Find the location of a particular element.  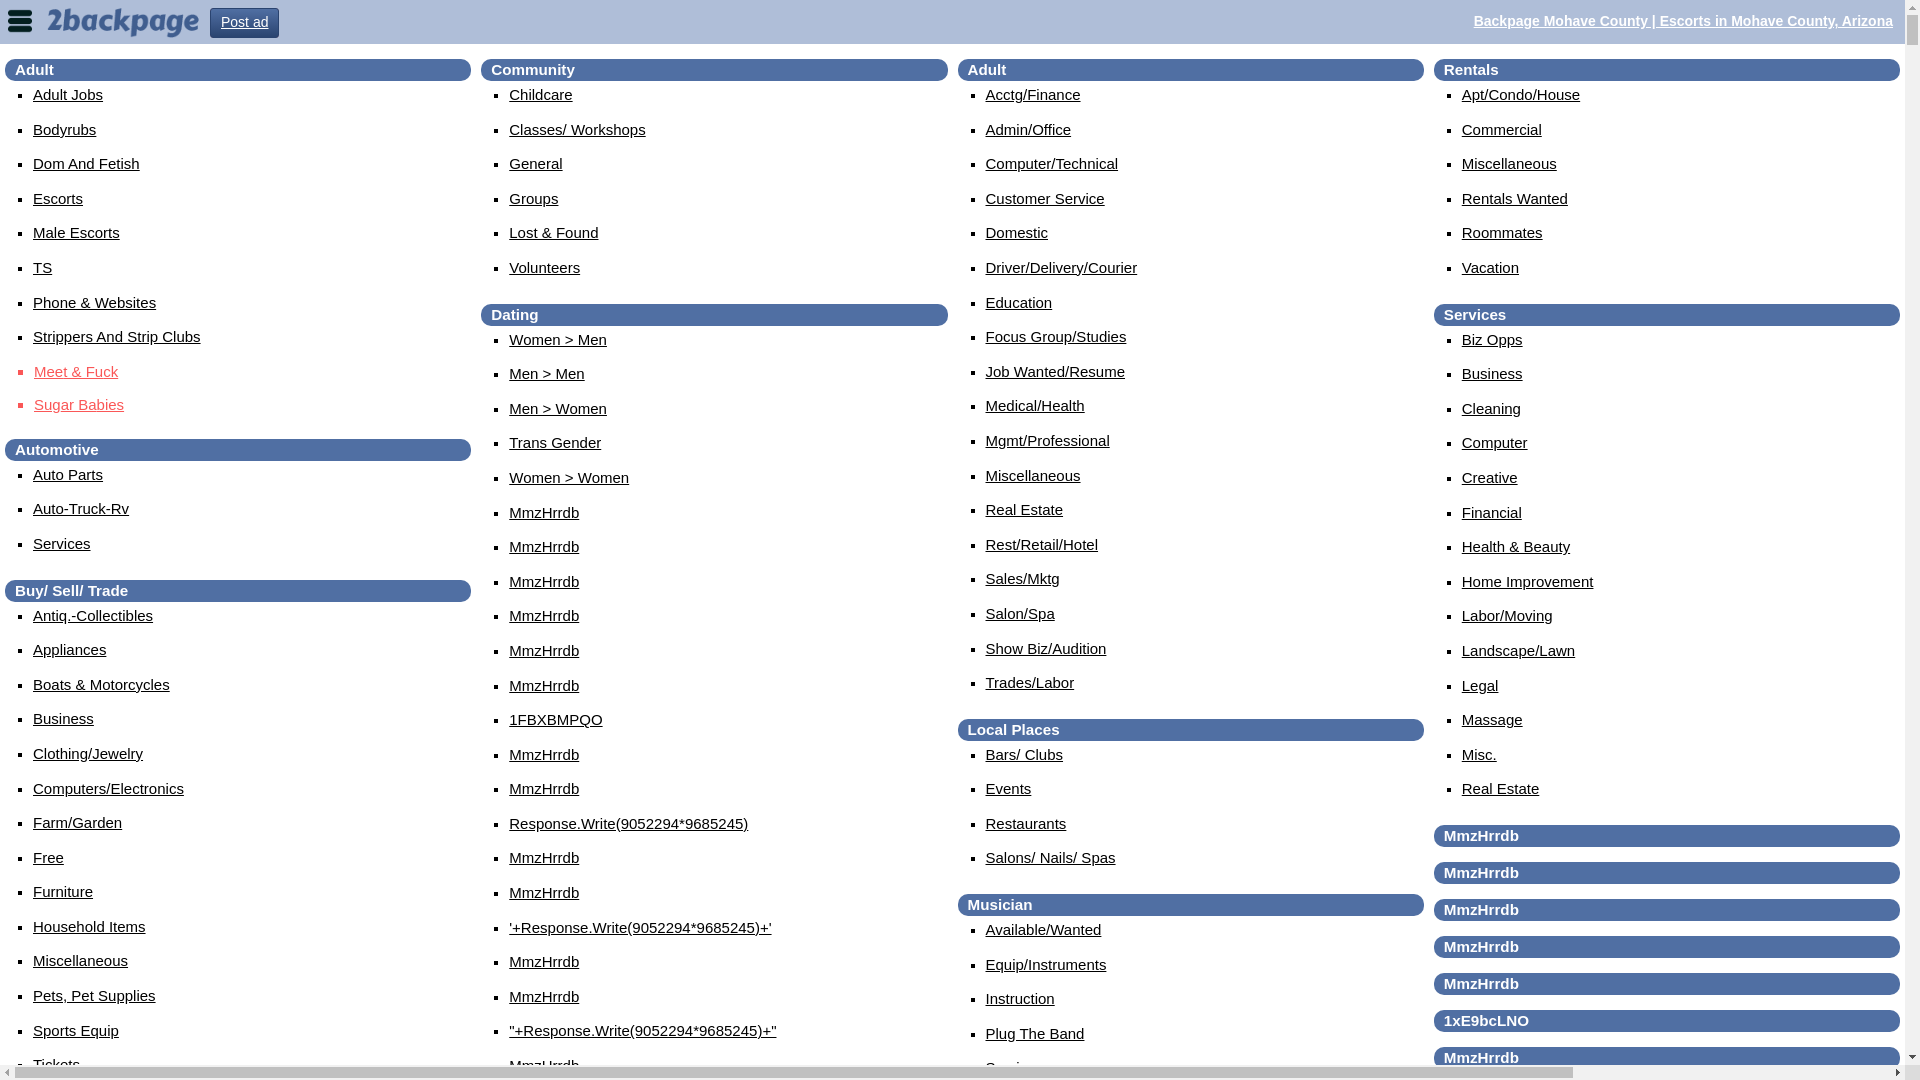

'Job Wanted/Resume' is located at coordinates (1055, 371).